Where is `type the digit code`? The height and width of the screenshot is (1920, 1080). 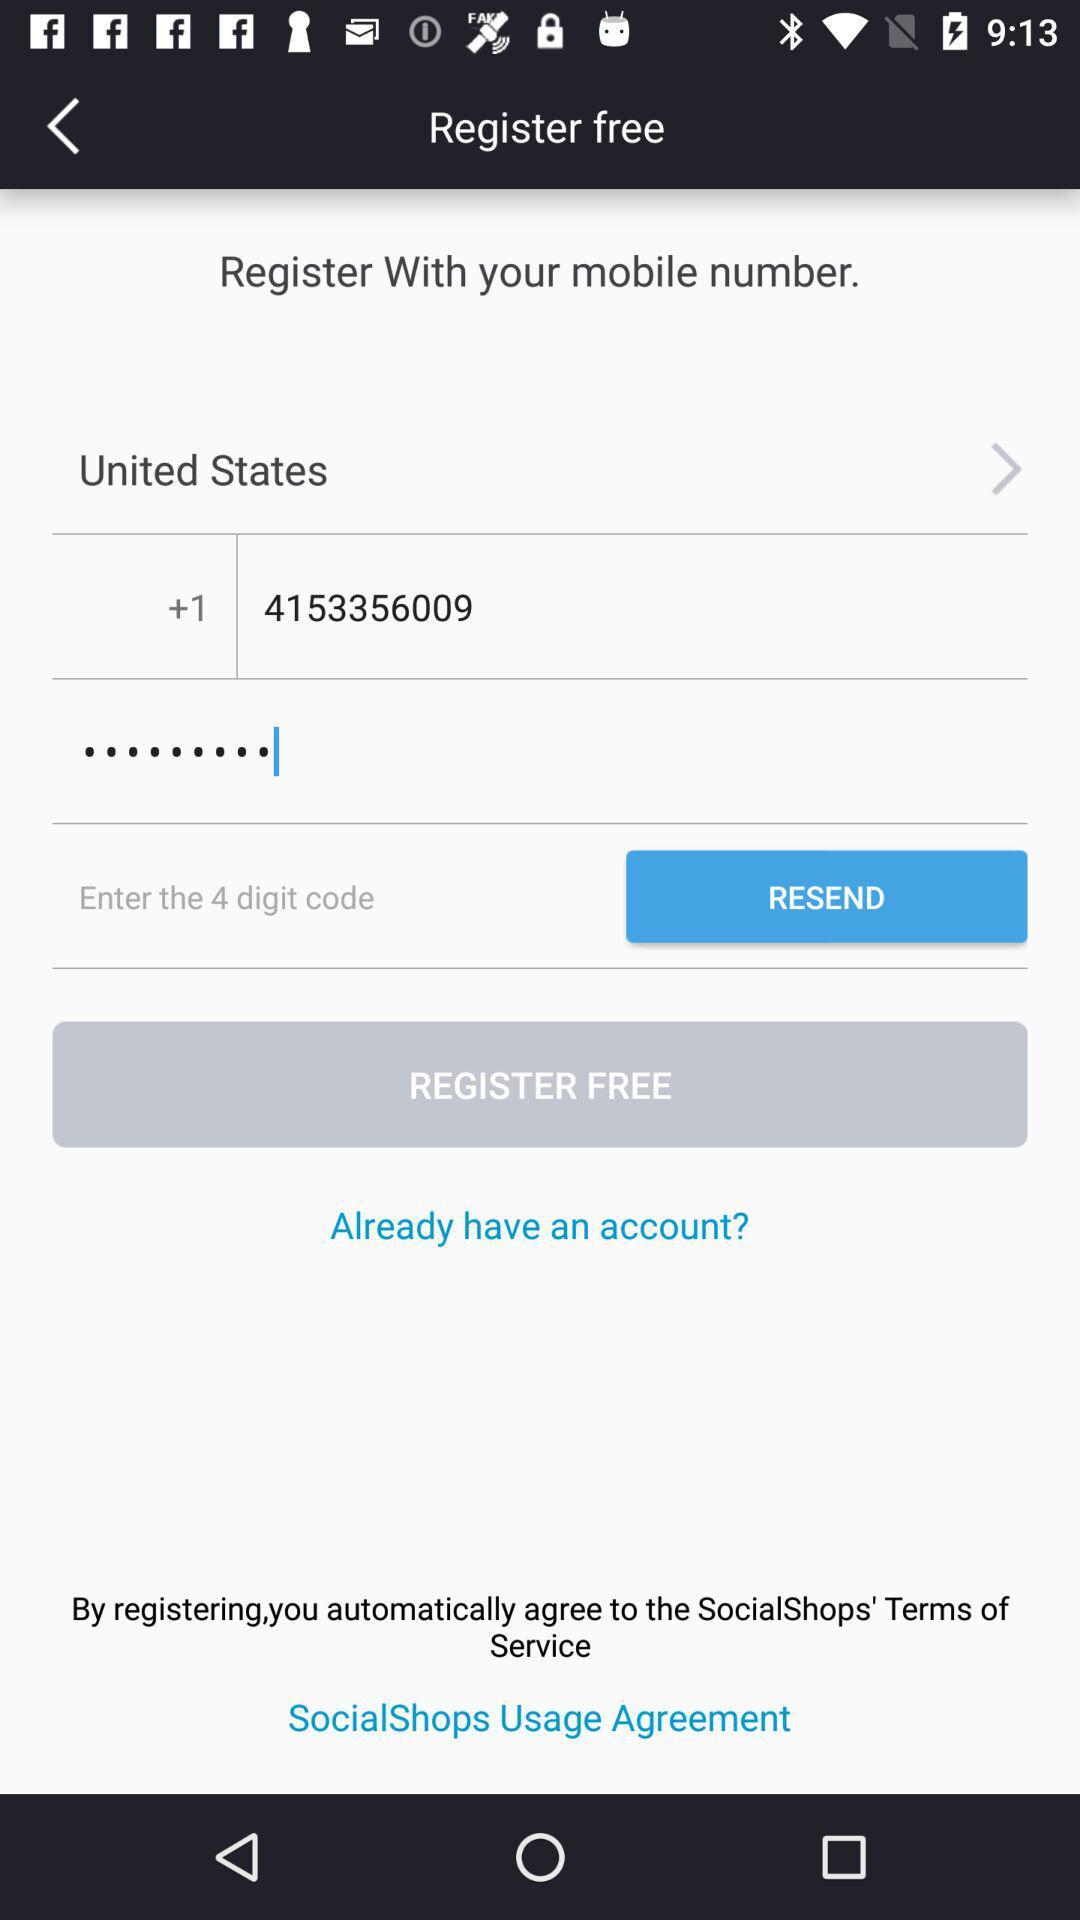 type the digit code is located at coordinates (338, 895).